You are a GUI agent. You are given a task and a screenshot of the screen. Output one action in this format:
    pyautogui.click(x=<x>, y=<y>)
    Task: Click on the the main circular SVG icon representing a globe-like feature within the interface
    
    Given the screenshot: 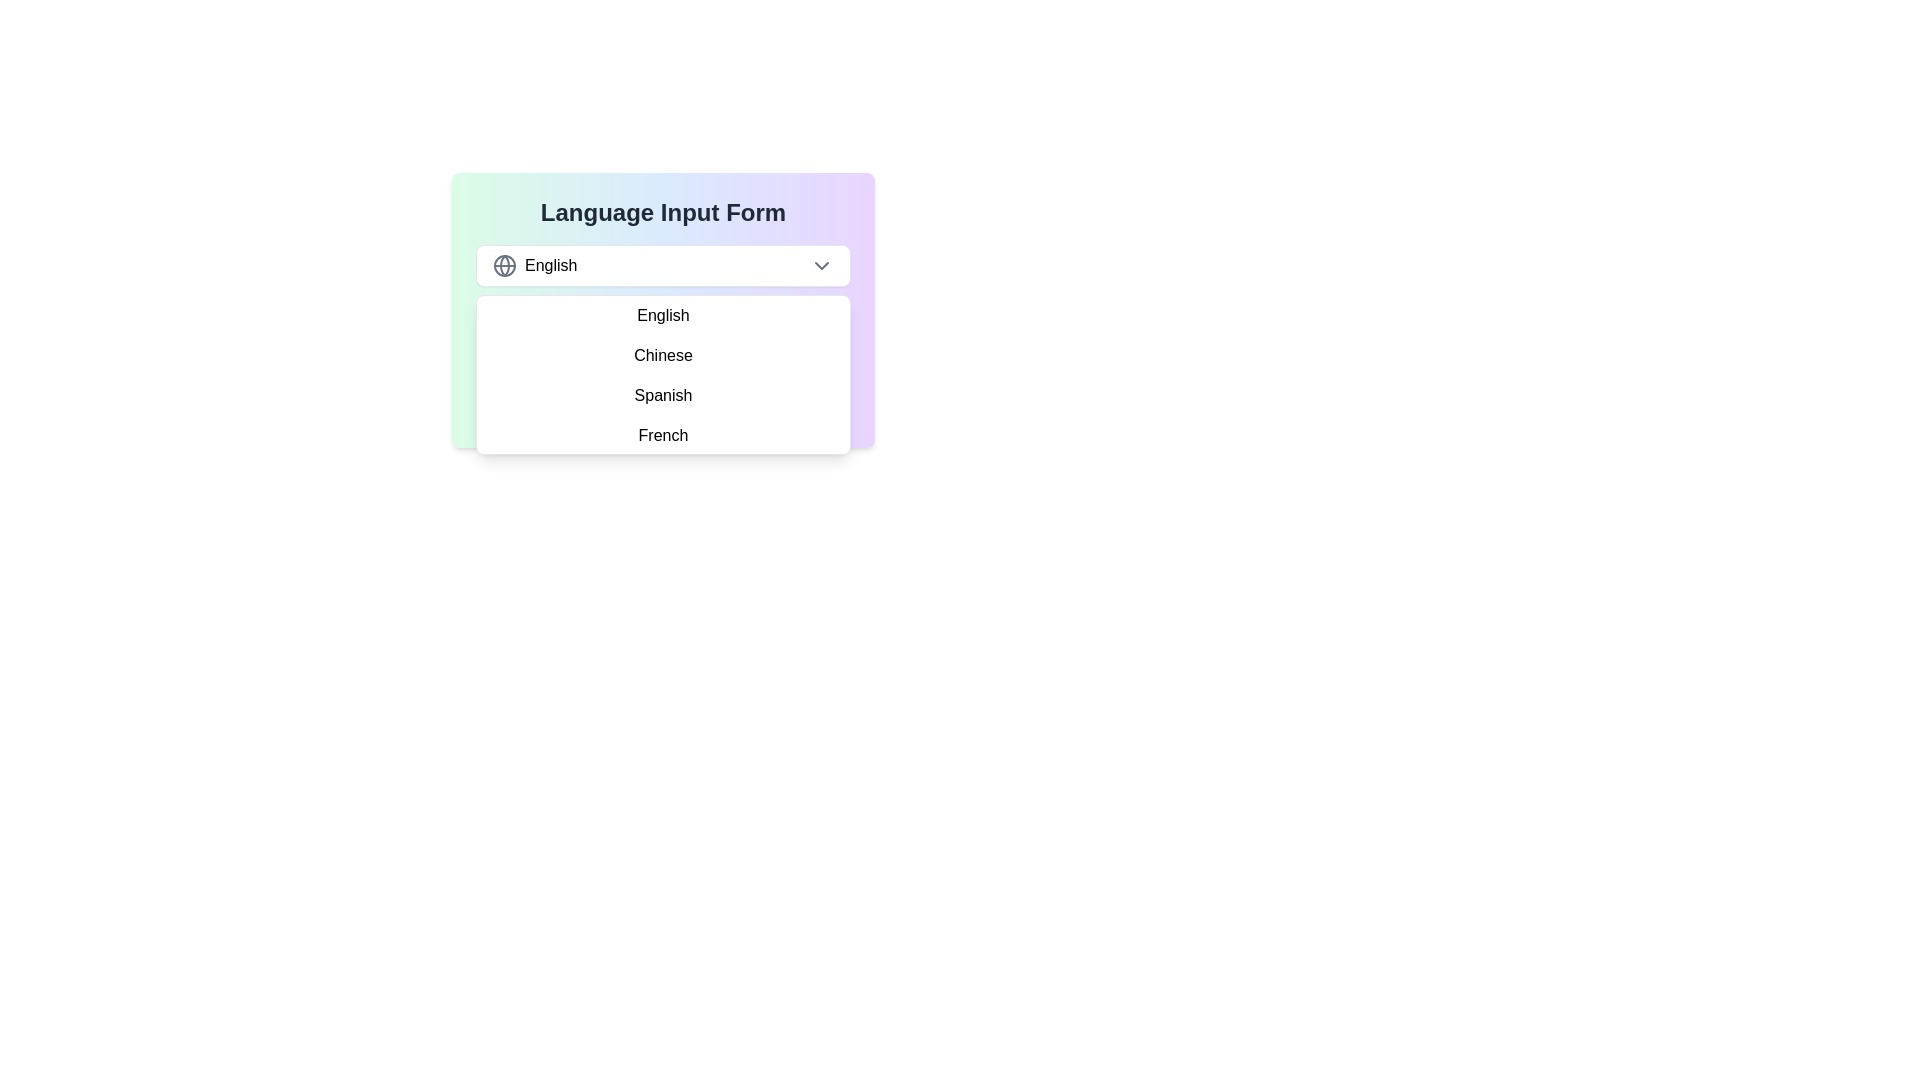 What is the action you would take?
    pyautogui.click(x=504, y=265)
    